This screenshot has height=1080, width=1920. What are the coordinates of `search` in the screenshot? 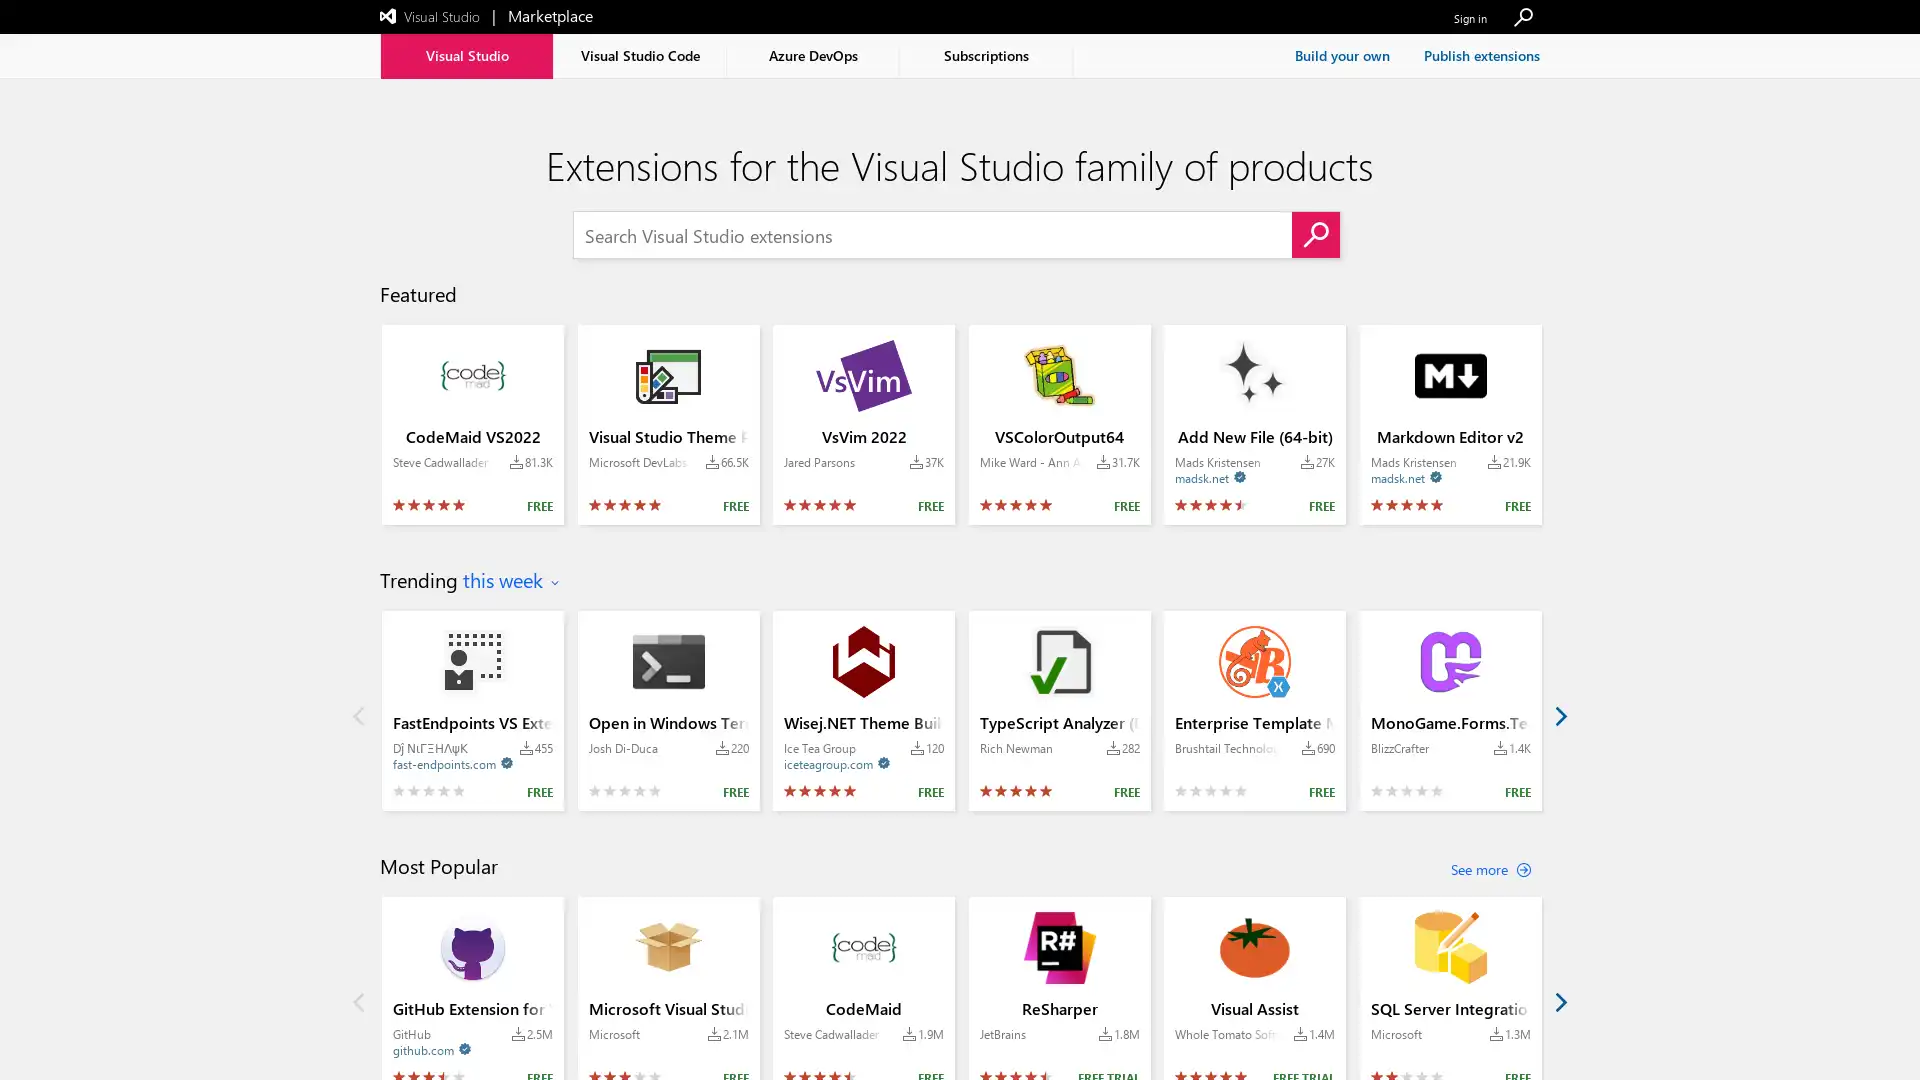 It's located at (1315, 234).